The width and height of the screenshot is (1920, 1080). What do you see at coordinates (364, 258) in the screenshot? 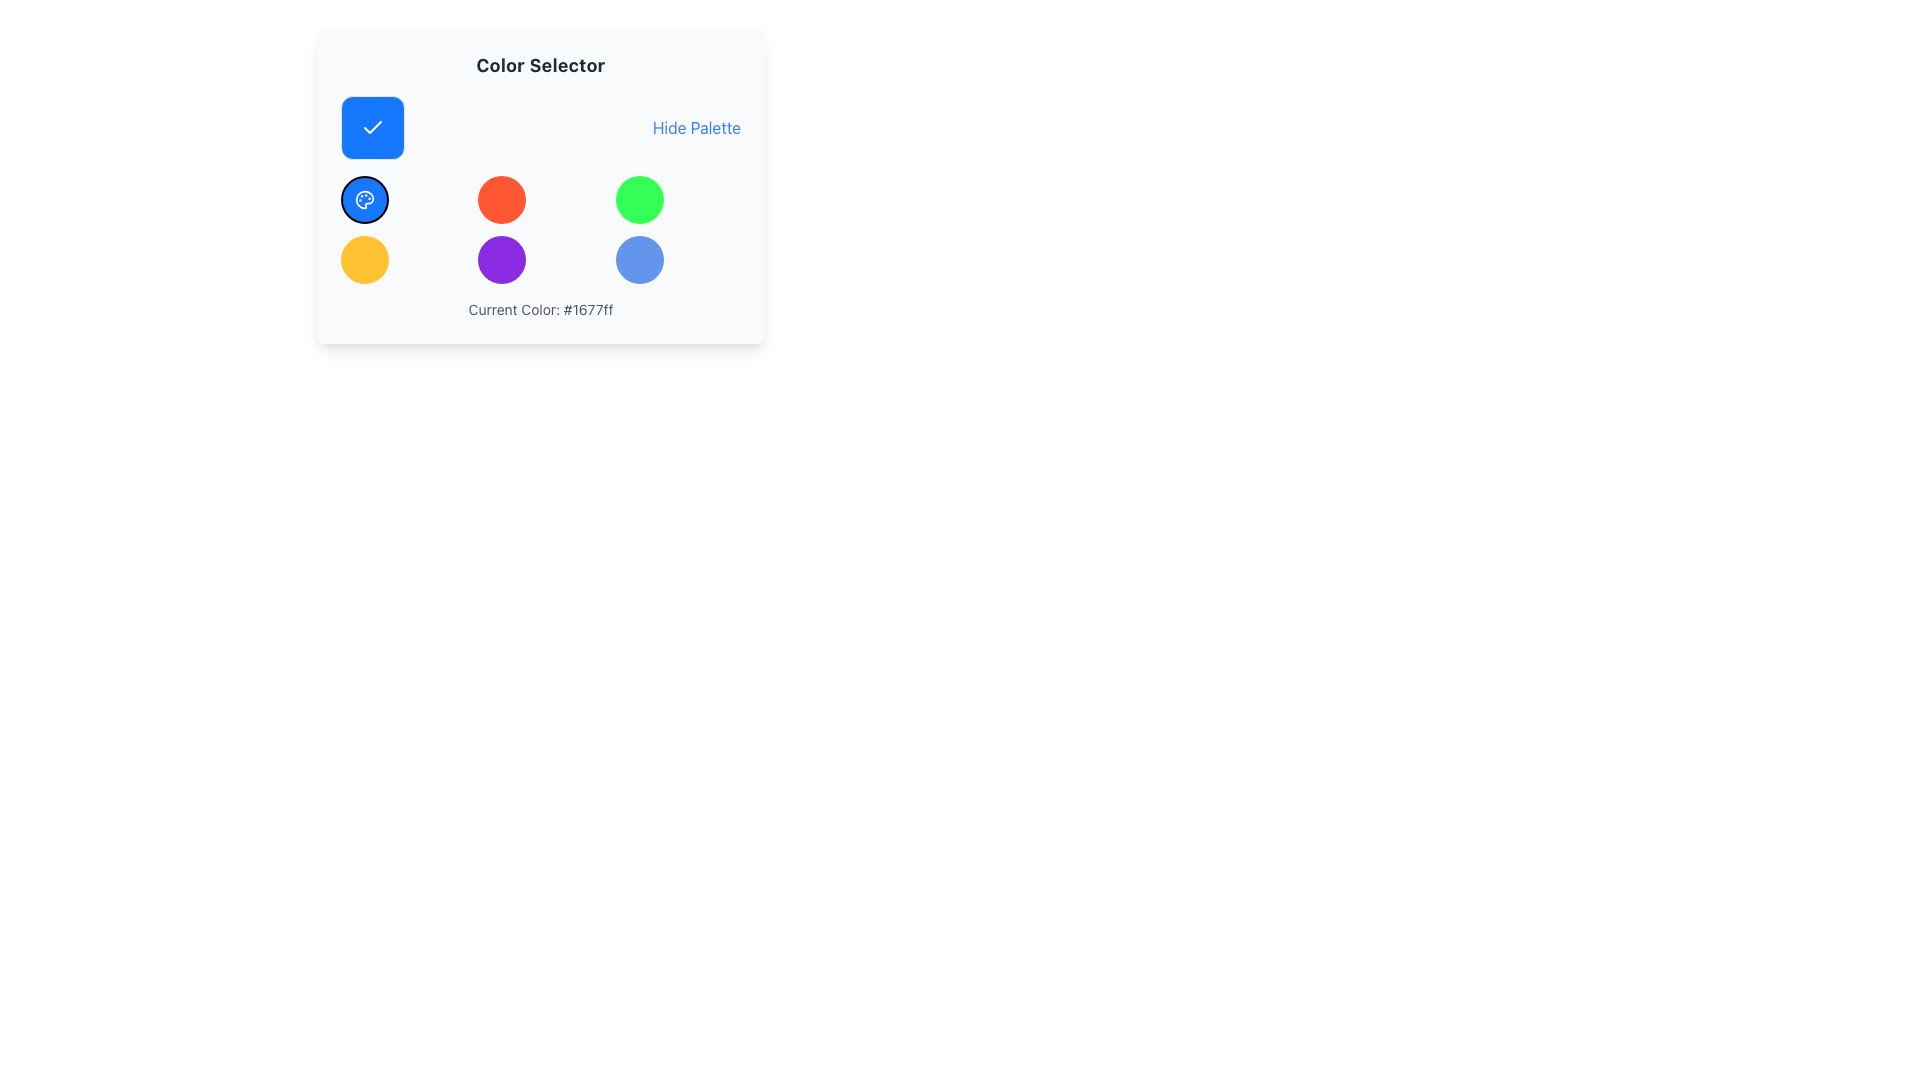
I see `the button in the first column of the third row of the color selector` at bounding box center [364, 258].